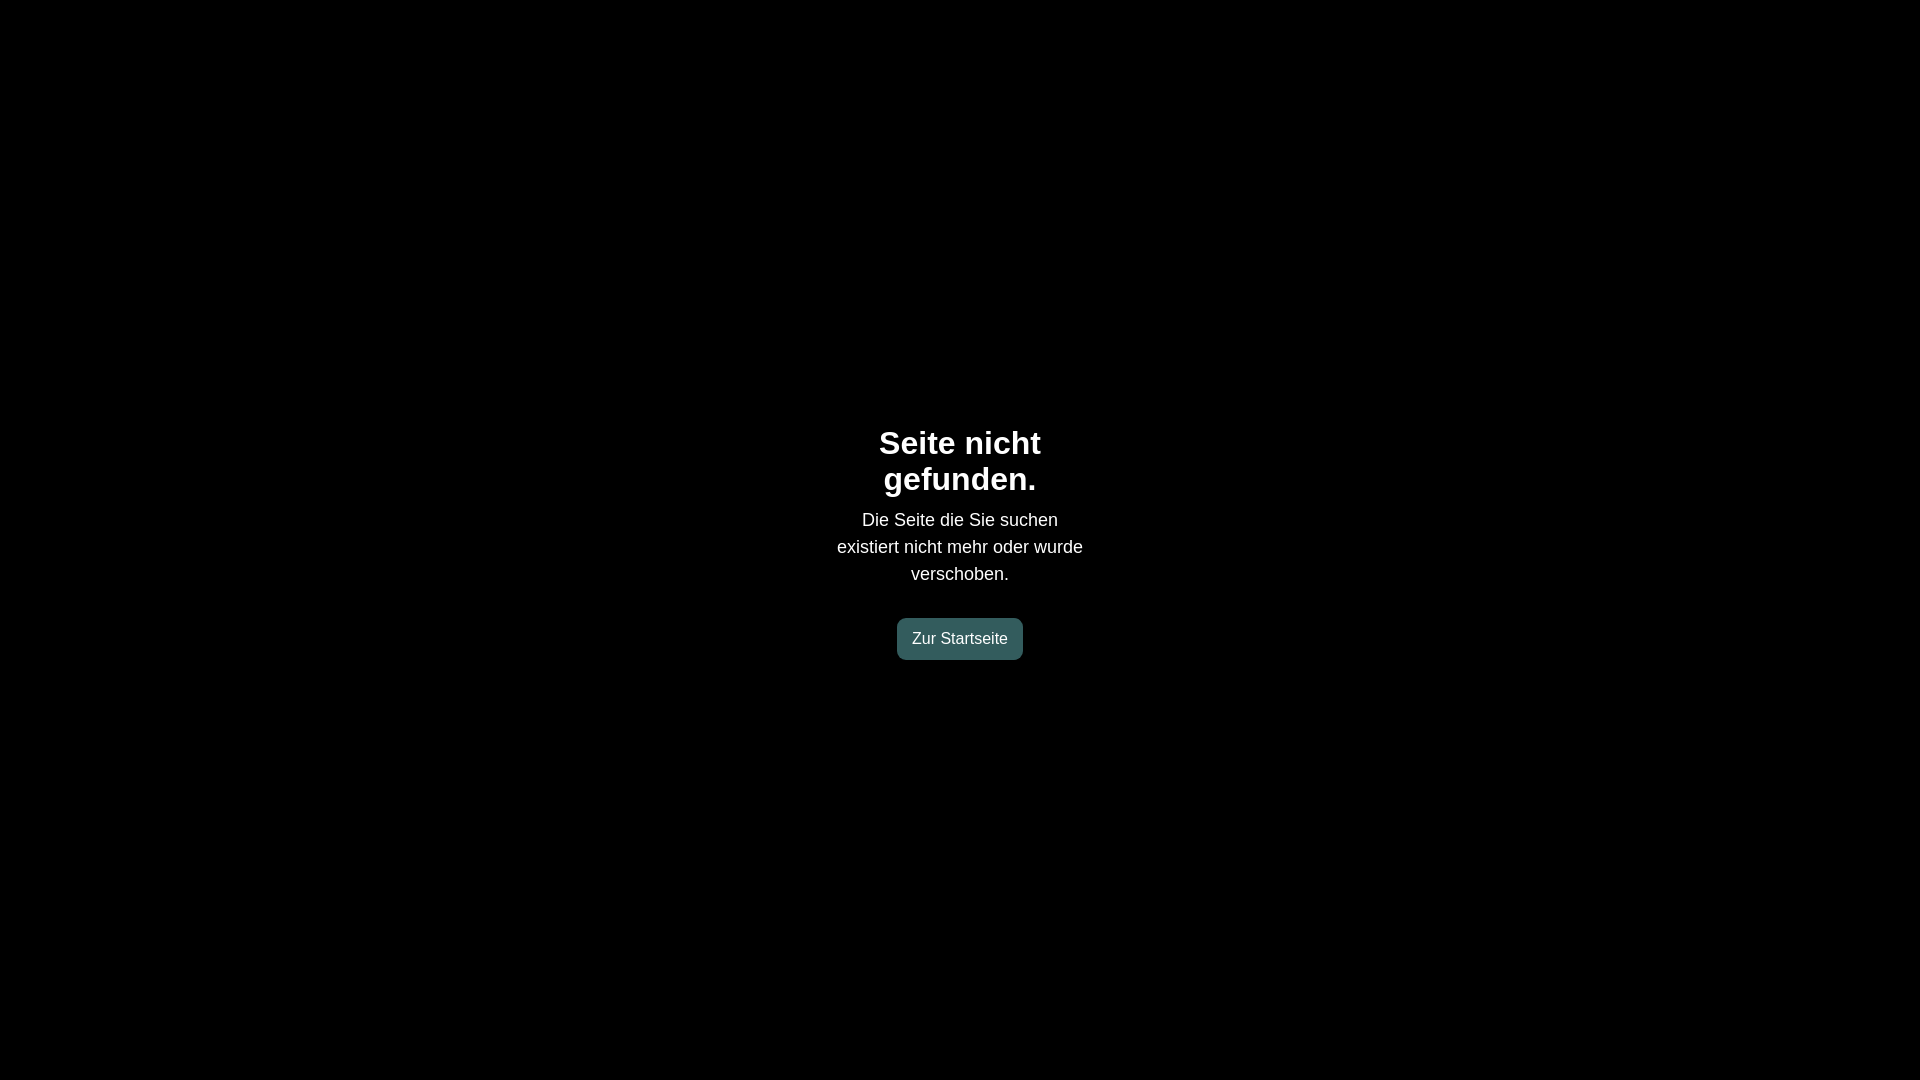 This screenshot has width=1920, height=1080. Describe the element at coordinates (960, 639) in the screenshot. I see `'Zur Startseite'` at that location.